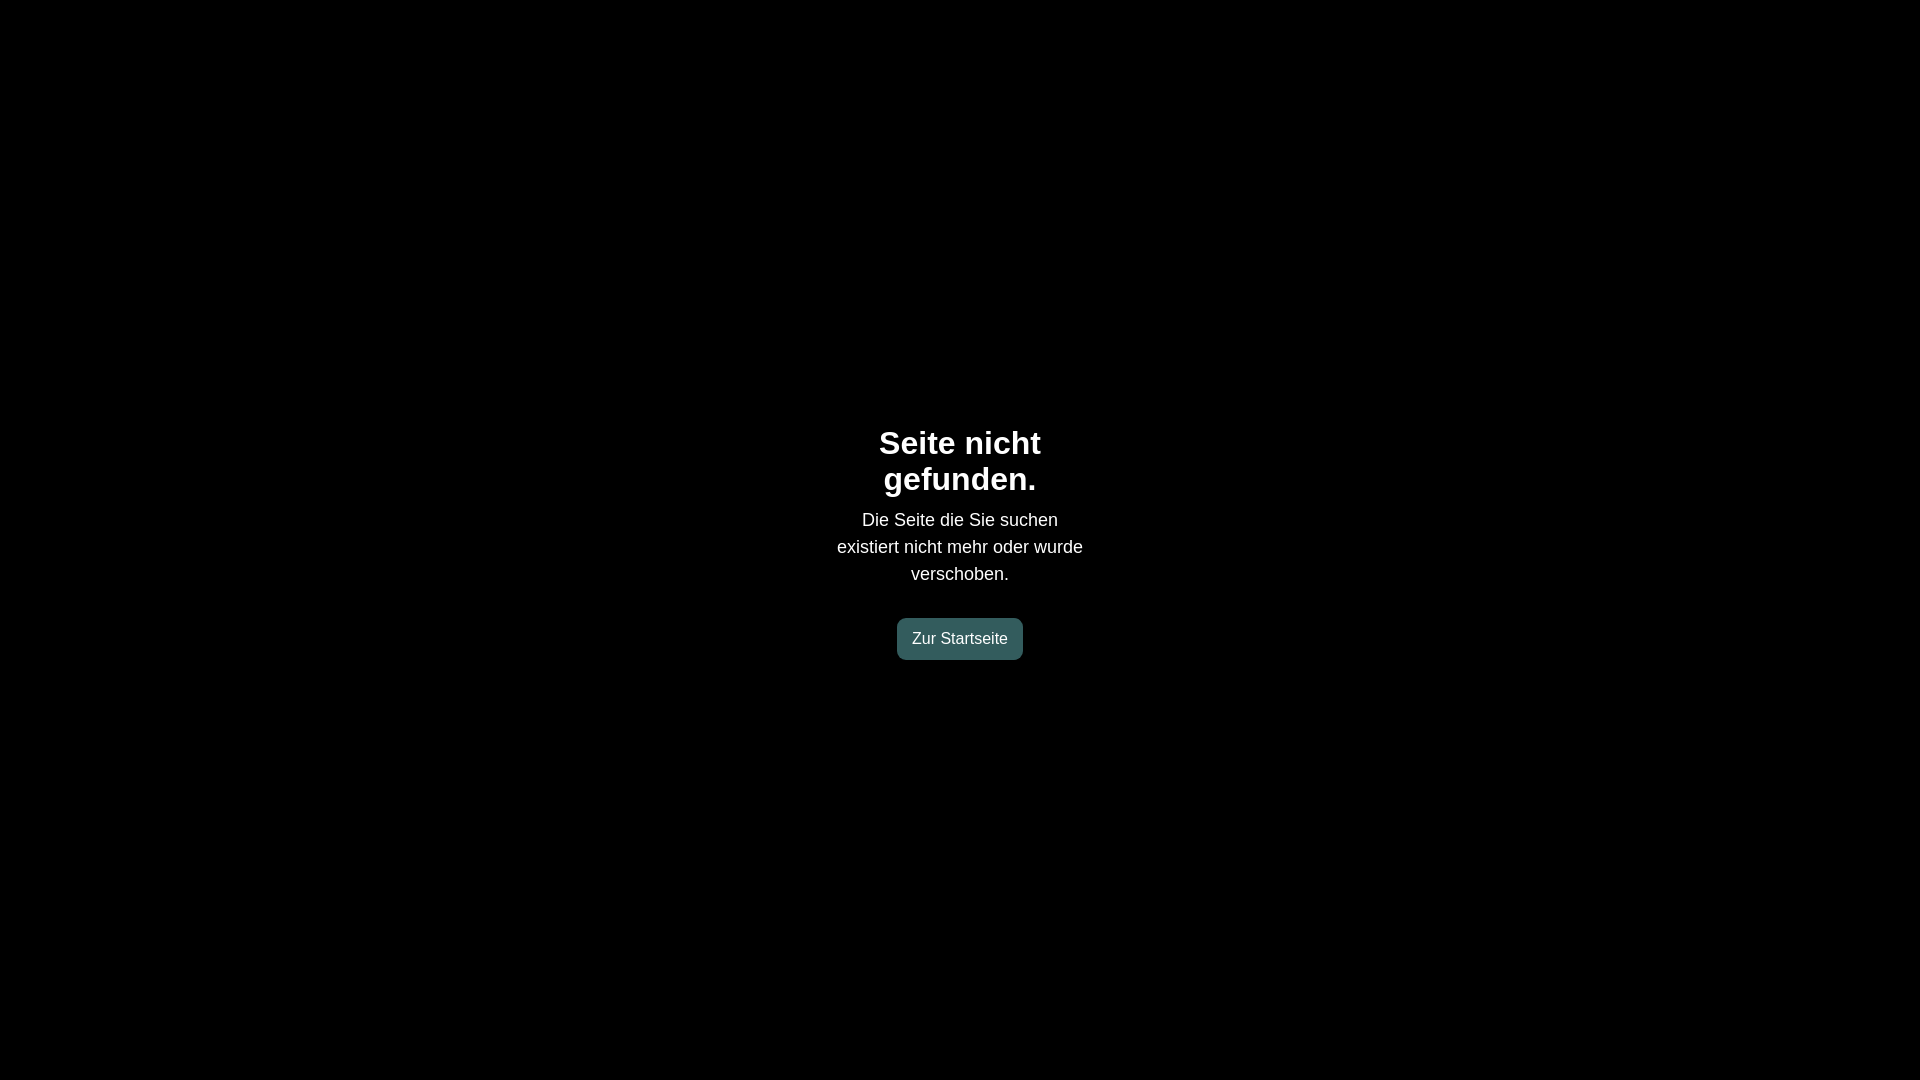 This screenshot has width=1920, height=1080. Describe the element at coordinates (960, 639) in the screenshot. I see `'Zur Startseite'` at that location.